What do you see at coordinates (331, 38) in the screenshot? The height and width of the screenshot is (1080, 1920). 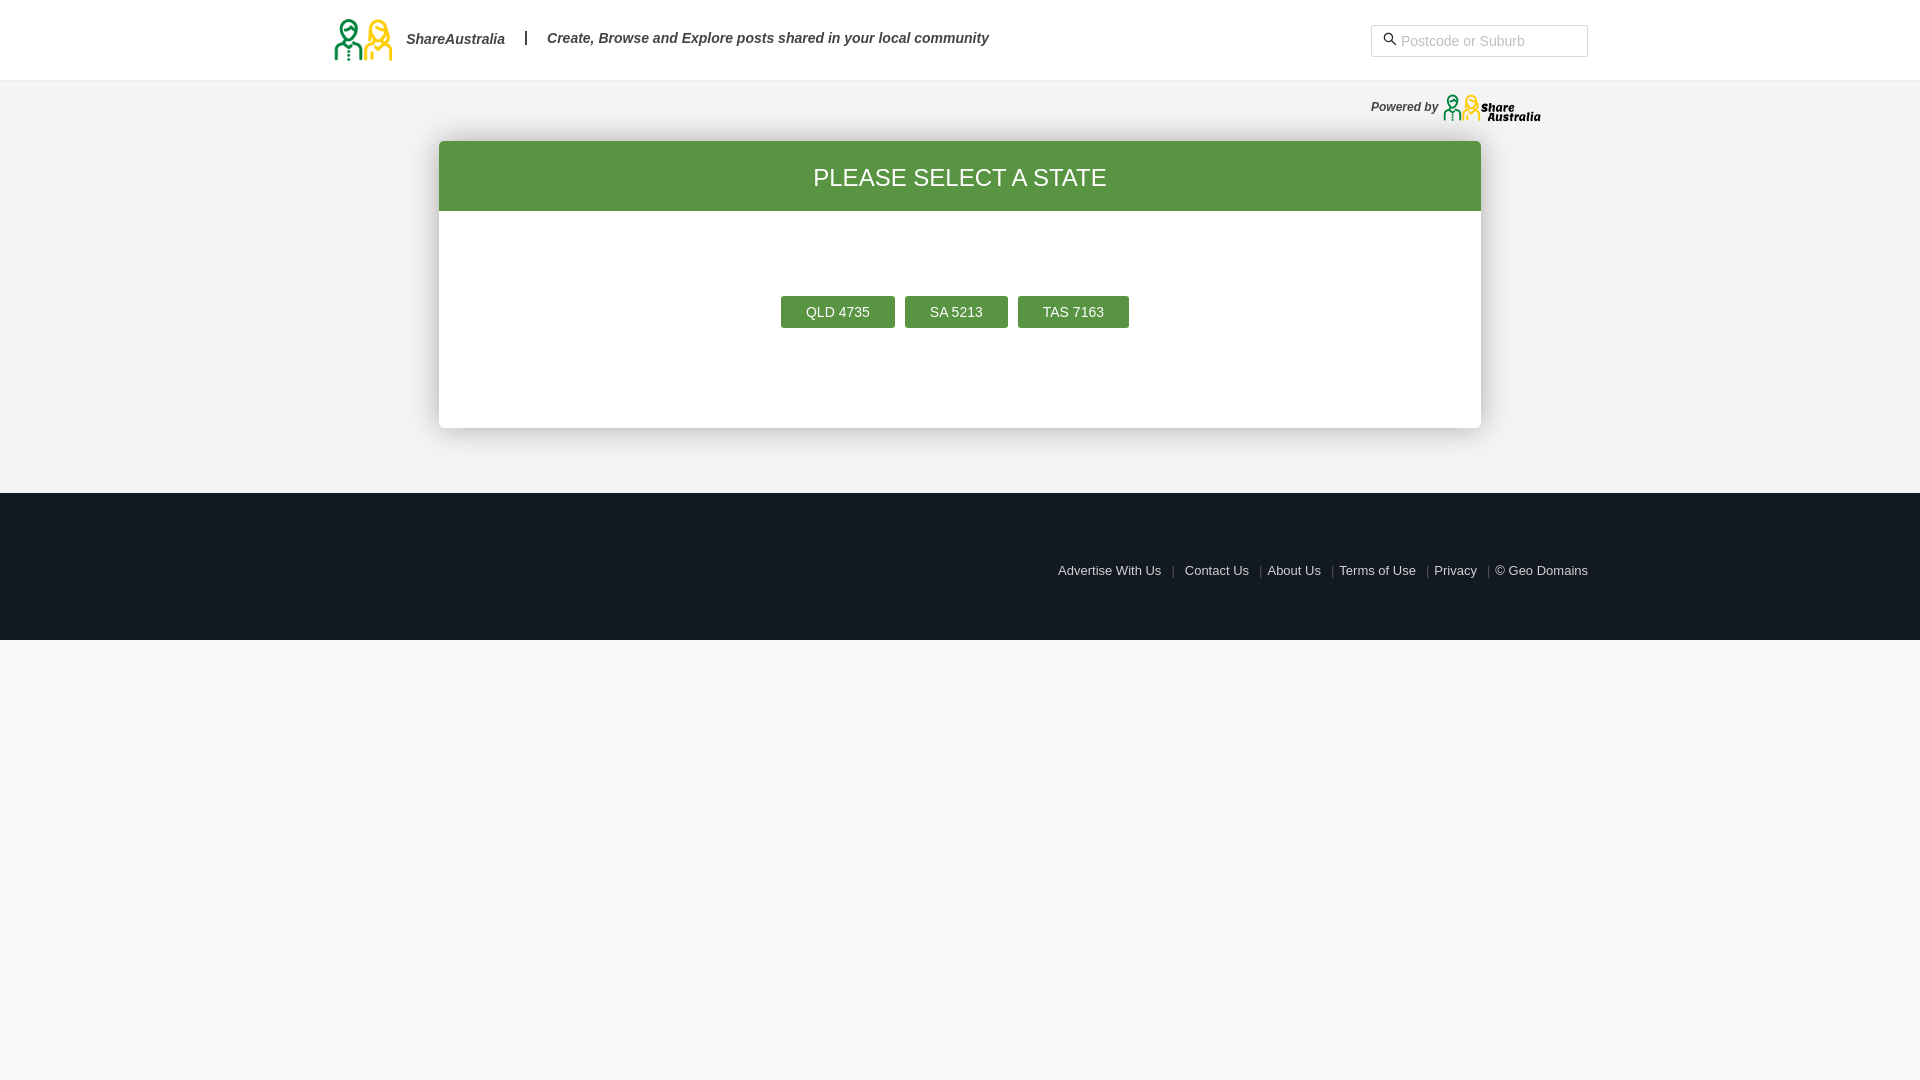 I see `'ShareAustralia'` at bounding box center [331, 38].